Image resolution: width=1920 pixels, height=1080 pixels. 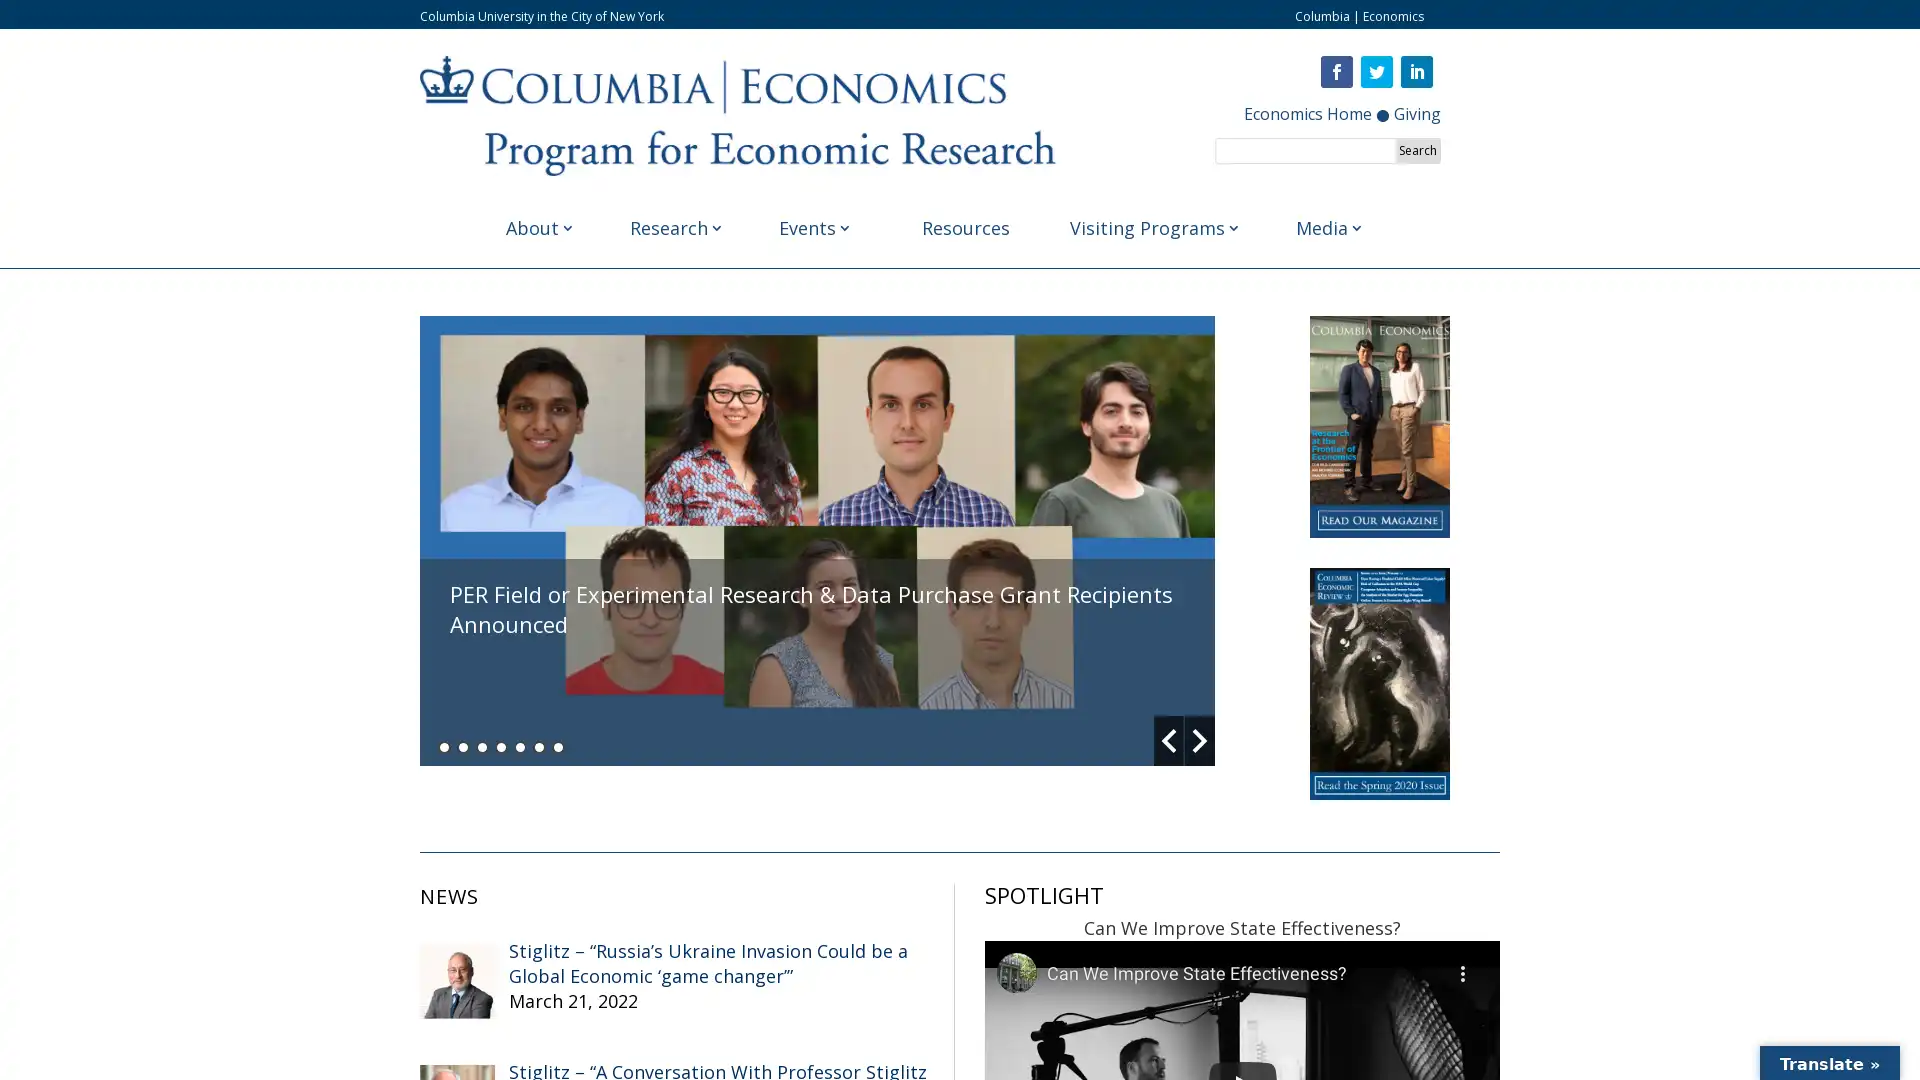 What do you see at coordinates (1169, 740) in the screenshot?
I see `Previous` at bounding box center [1169, 740].